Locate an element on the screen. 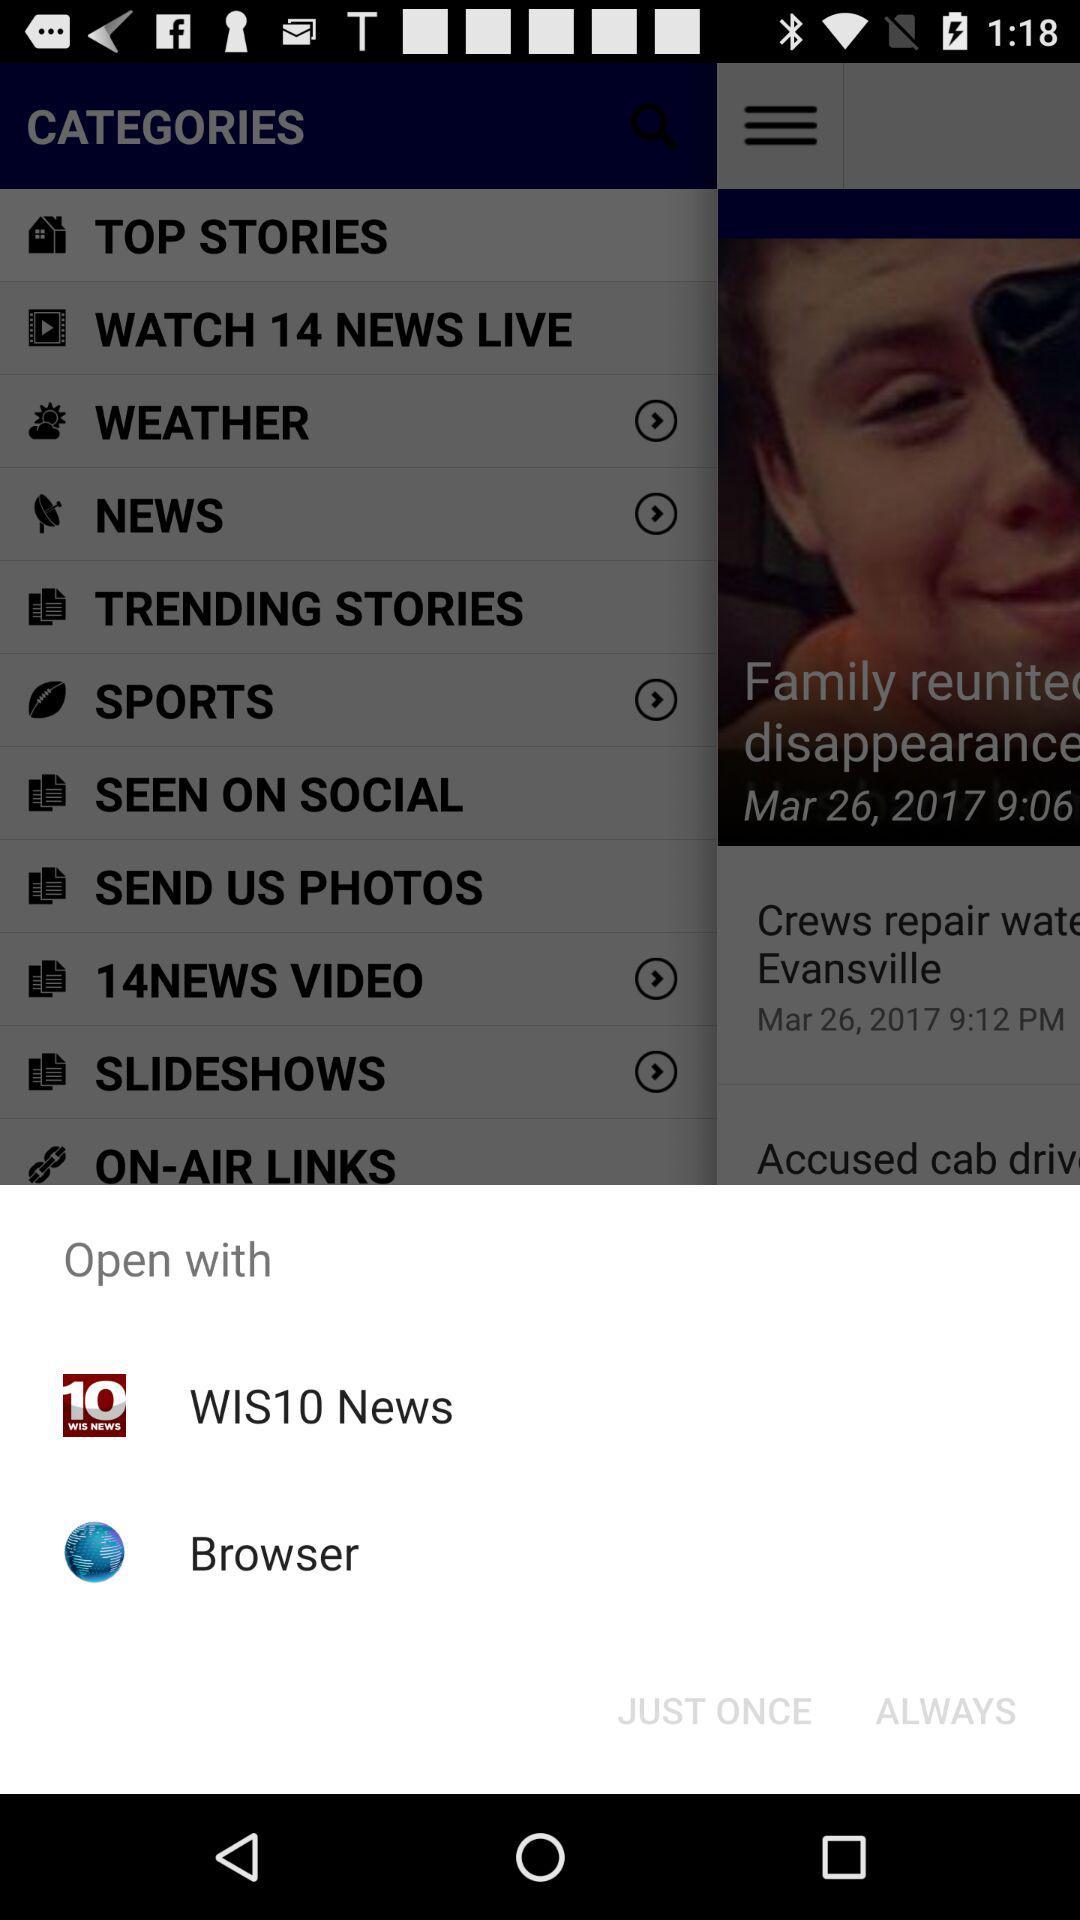 The width and height of the screenshot is (1080, 1920). the item below open with app is located at coordinates (945, 1708).